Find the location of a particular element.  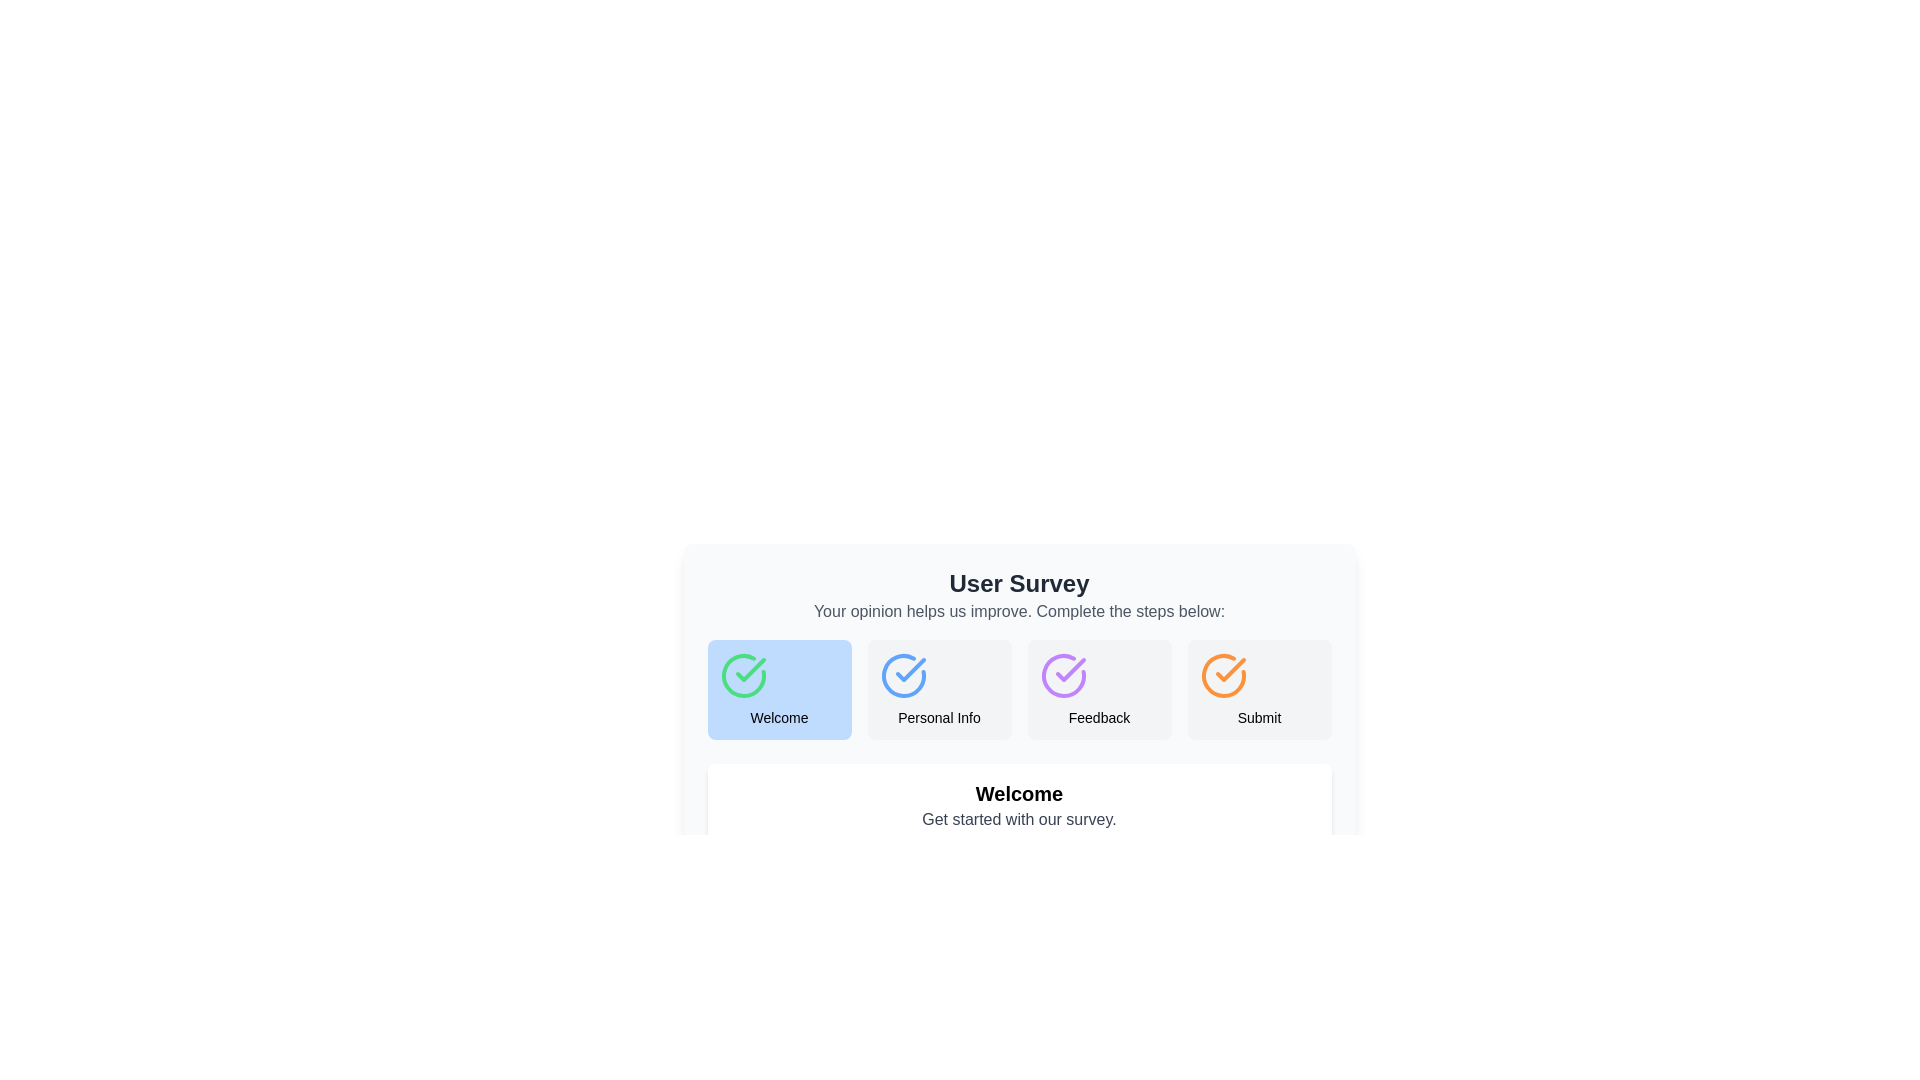

content displayed in the Text heading, which serves as the title of the survey form section, clearly identifying the form's purpose to the user is located at coordinates (1019, 583).